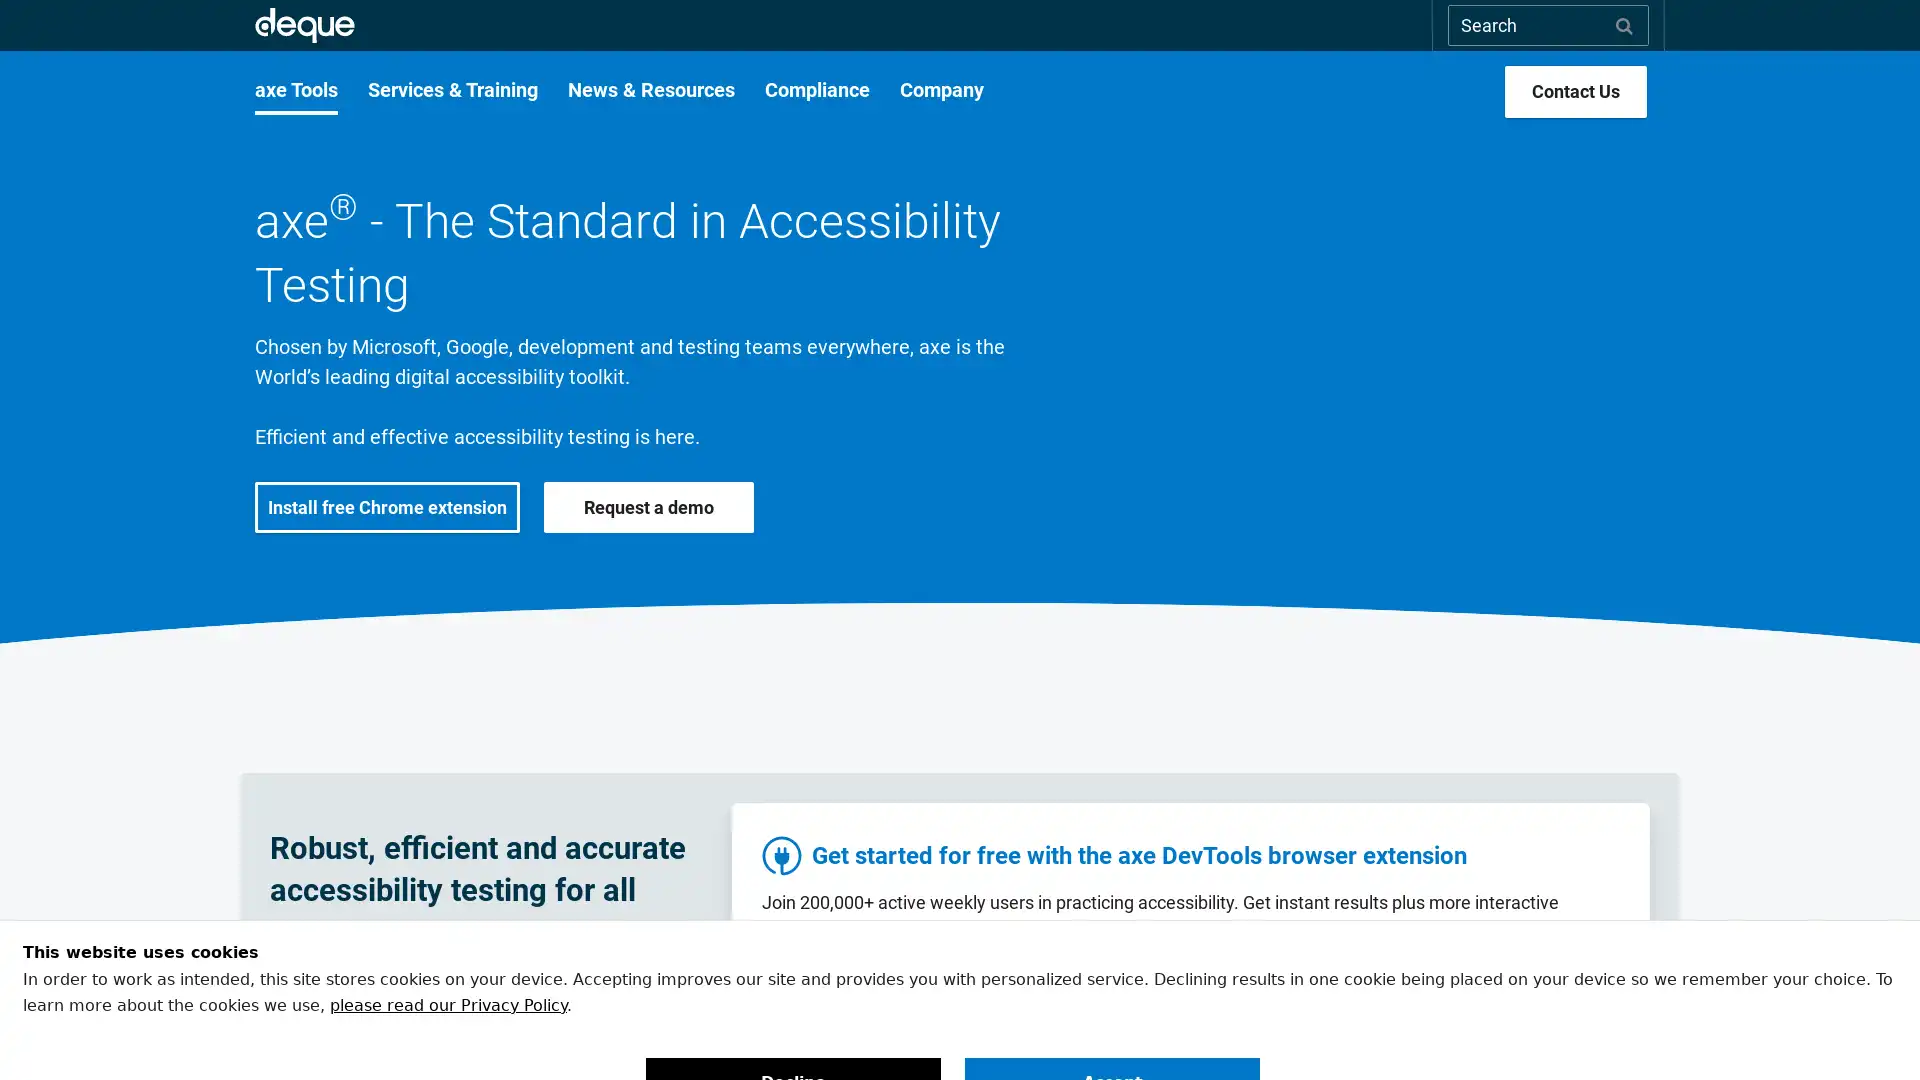 The height and width of the screenshot is (1080, 1920). Describe the element at coordinates (1869, 1029) in the screenshot. I see `Open Intercom Messenger` at that location.